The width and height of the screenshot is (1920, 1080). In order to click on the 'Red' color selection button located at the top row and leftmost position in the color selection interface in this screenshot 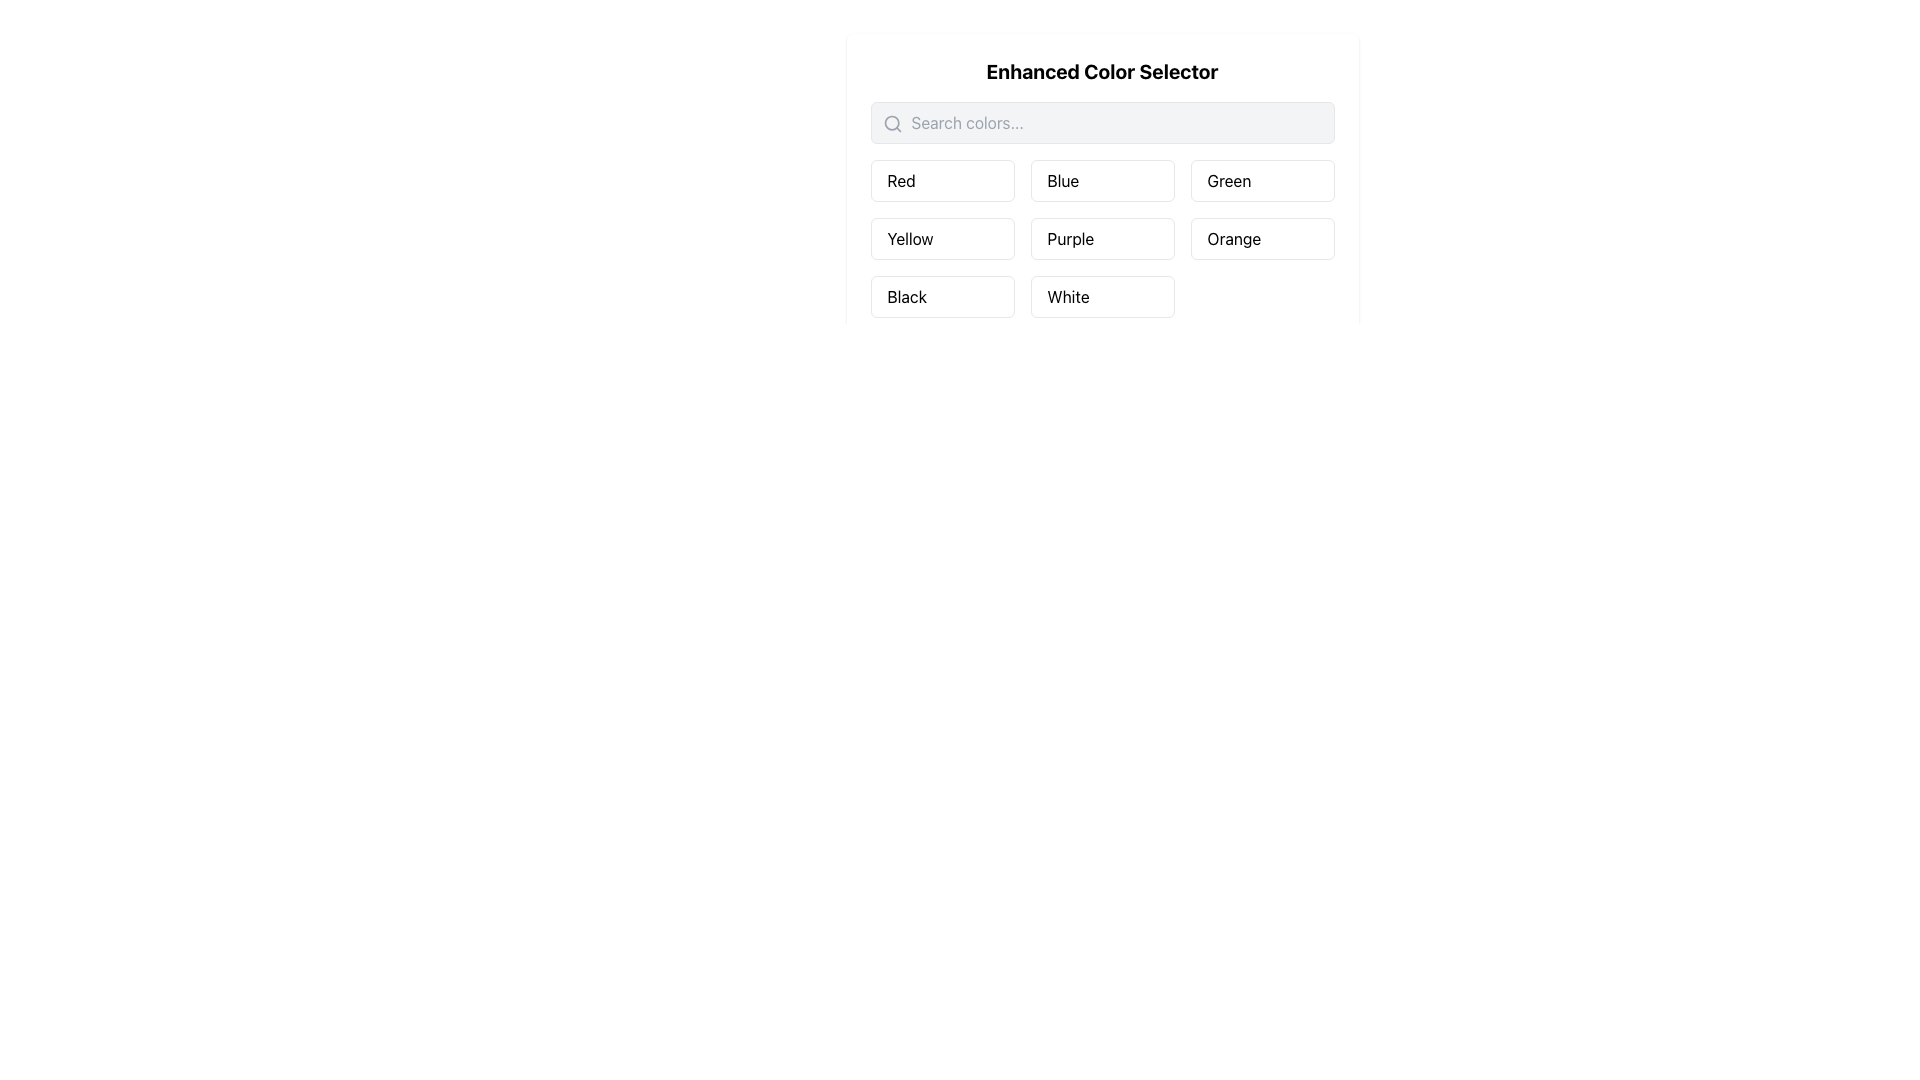, I will do `click(941, 181)`.